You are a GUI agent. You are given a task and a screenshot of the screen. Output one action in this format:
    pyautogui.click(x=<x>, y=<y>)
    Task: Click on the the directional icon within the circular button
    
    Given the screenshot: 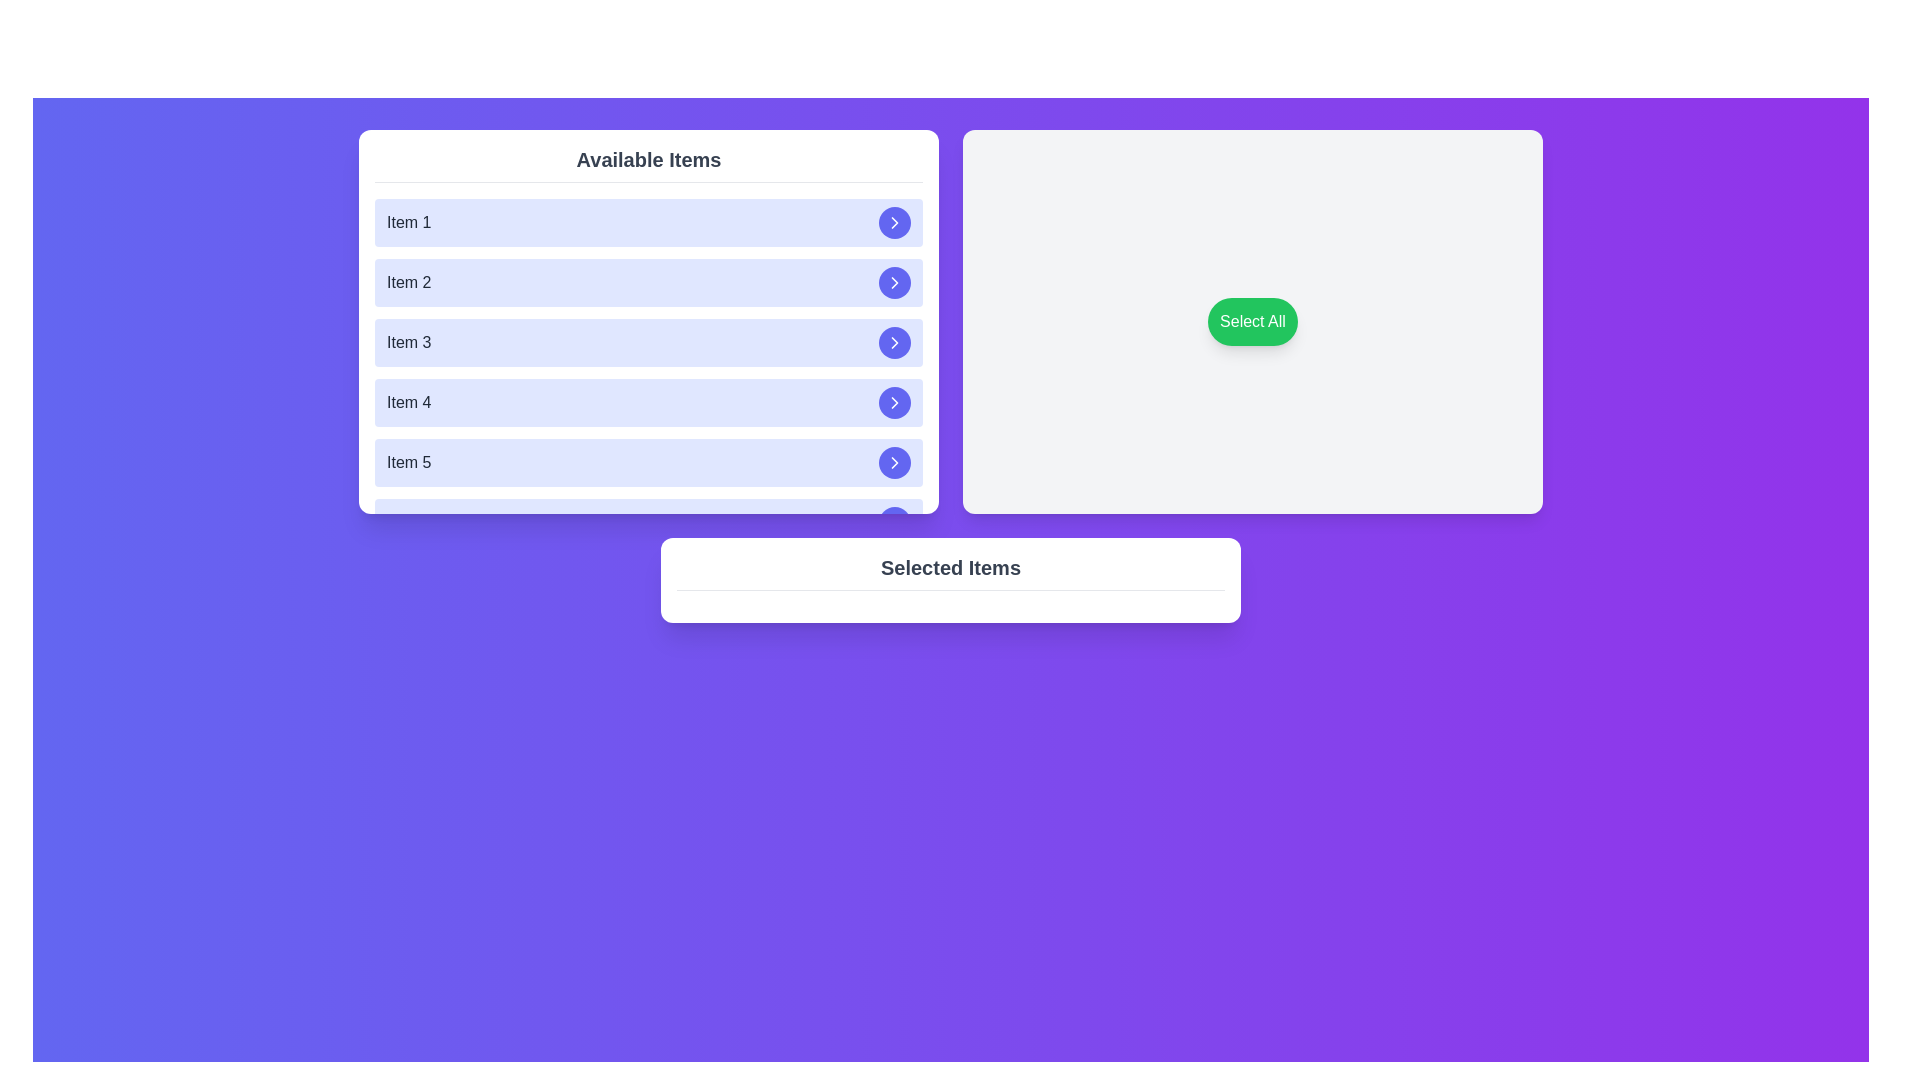 What is the action you would take?
    pyautogui.click(x=893, y=522)
    